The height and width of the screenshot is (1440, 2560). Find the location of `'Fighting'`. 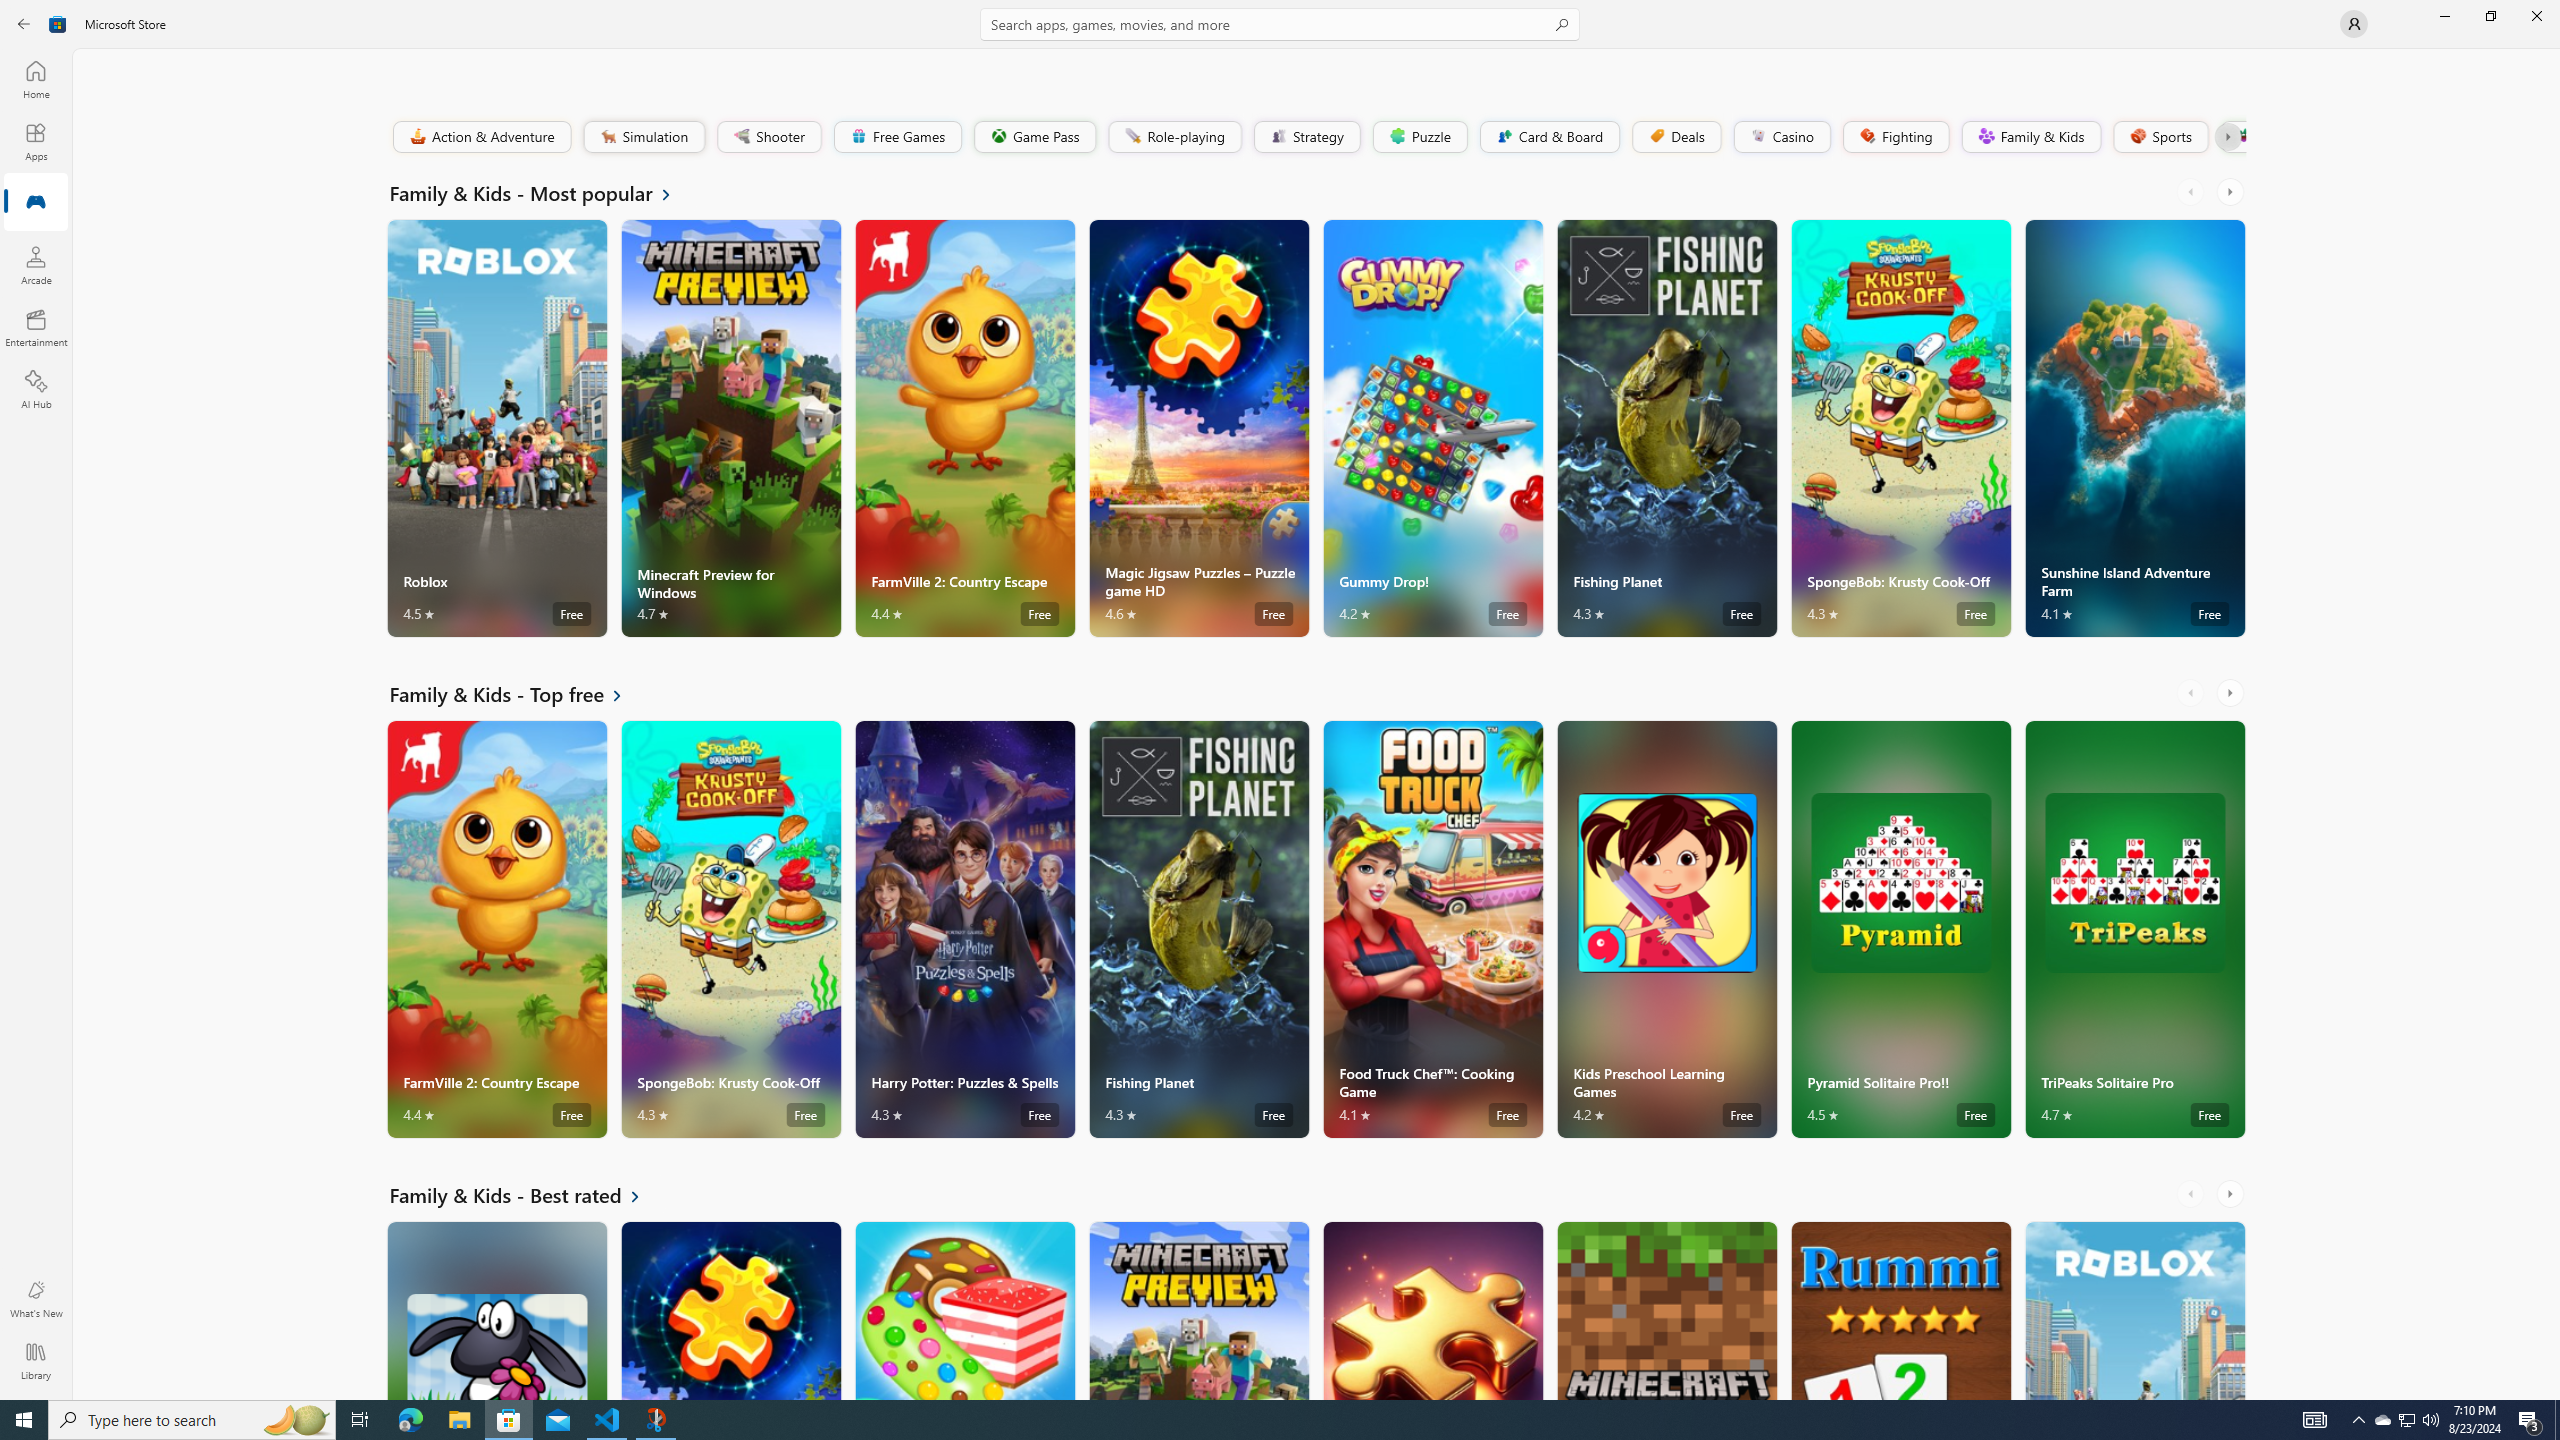

'Fighting' is located at coordinates (1895, 135).